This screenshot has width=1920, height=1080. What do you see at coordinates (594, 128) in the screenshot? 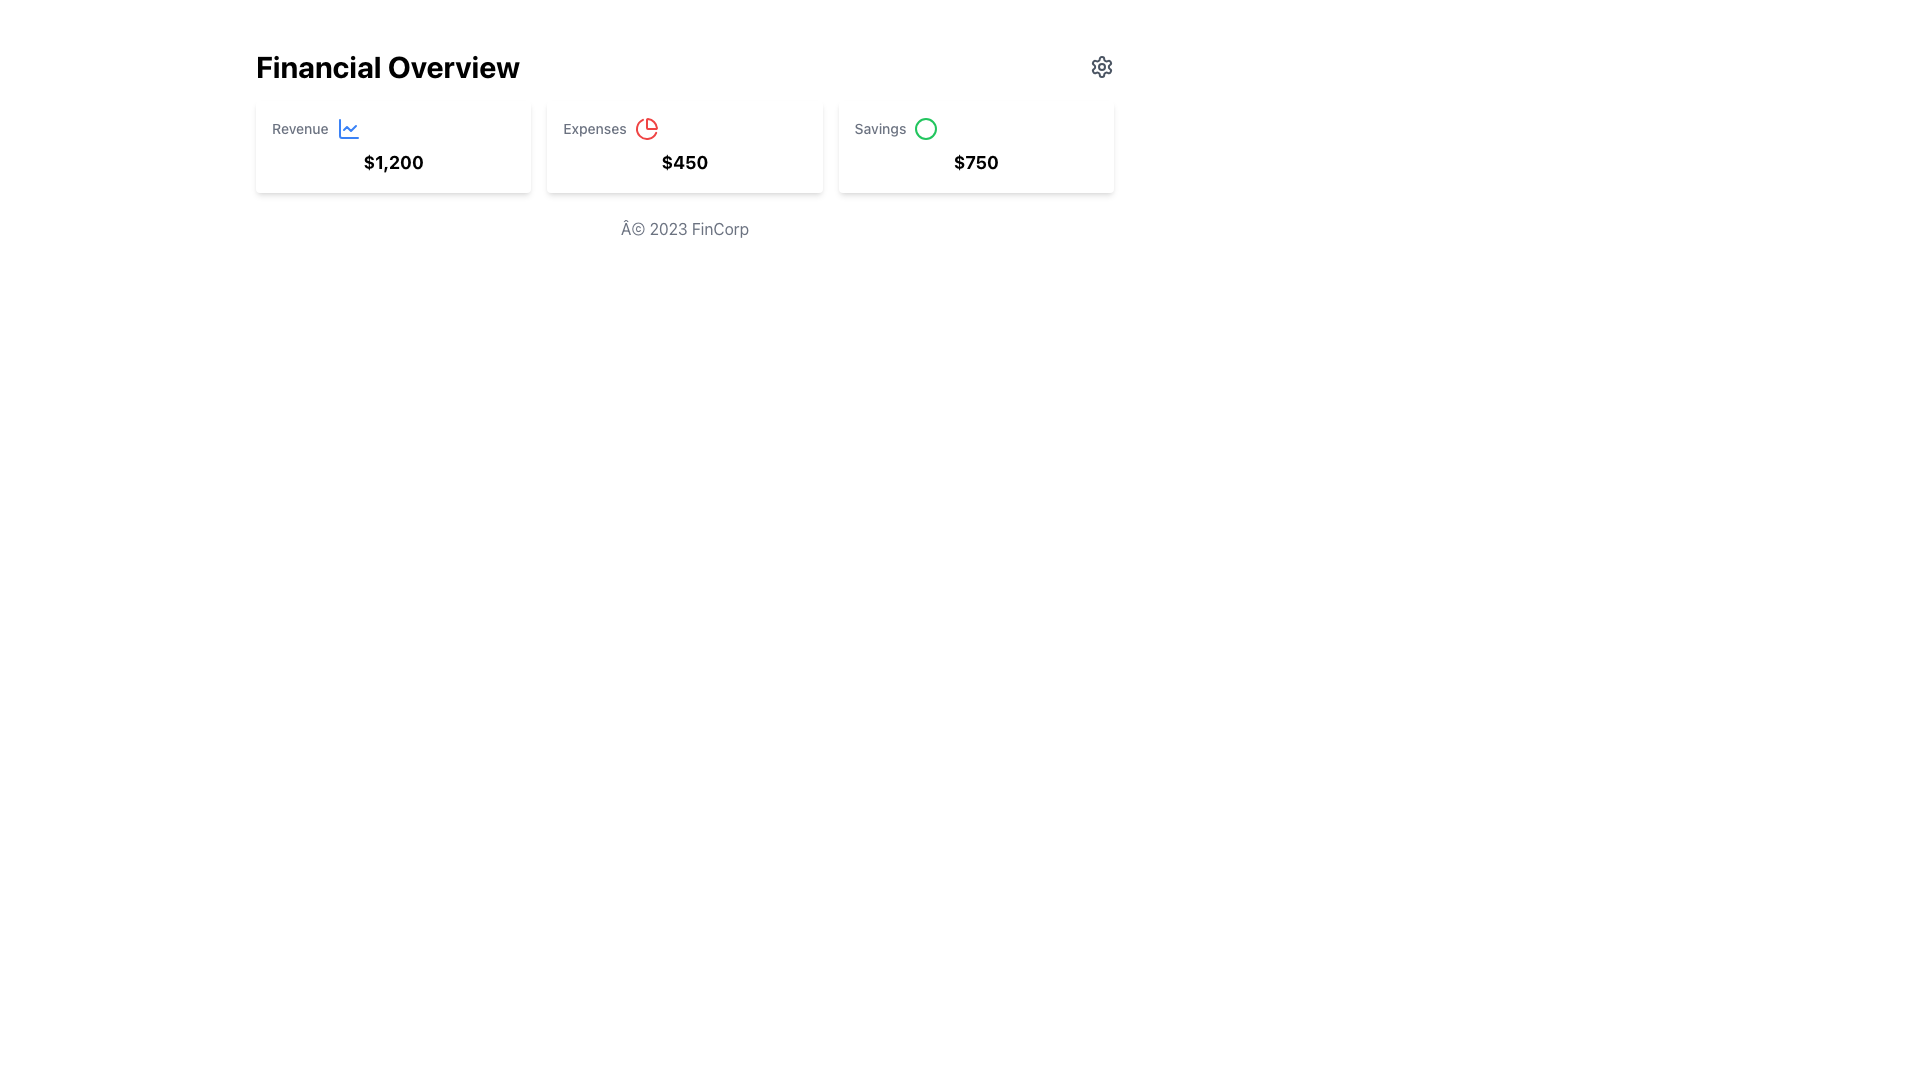
I see `the text label displaying 'Expenses' which is located to the left of the chart icon and above the monetary value '$450'` at bounding box center [594, 128].